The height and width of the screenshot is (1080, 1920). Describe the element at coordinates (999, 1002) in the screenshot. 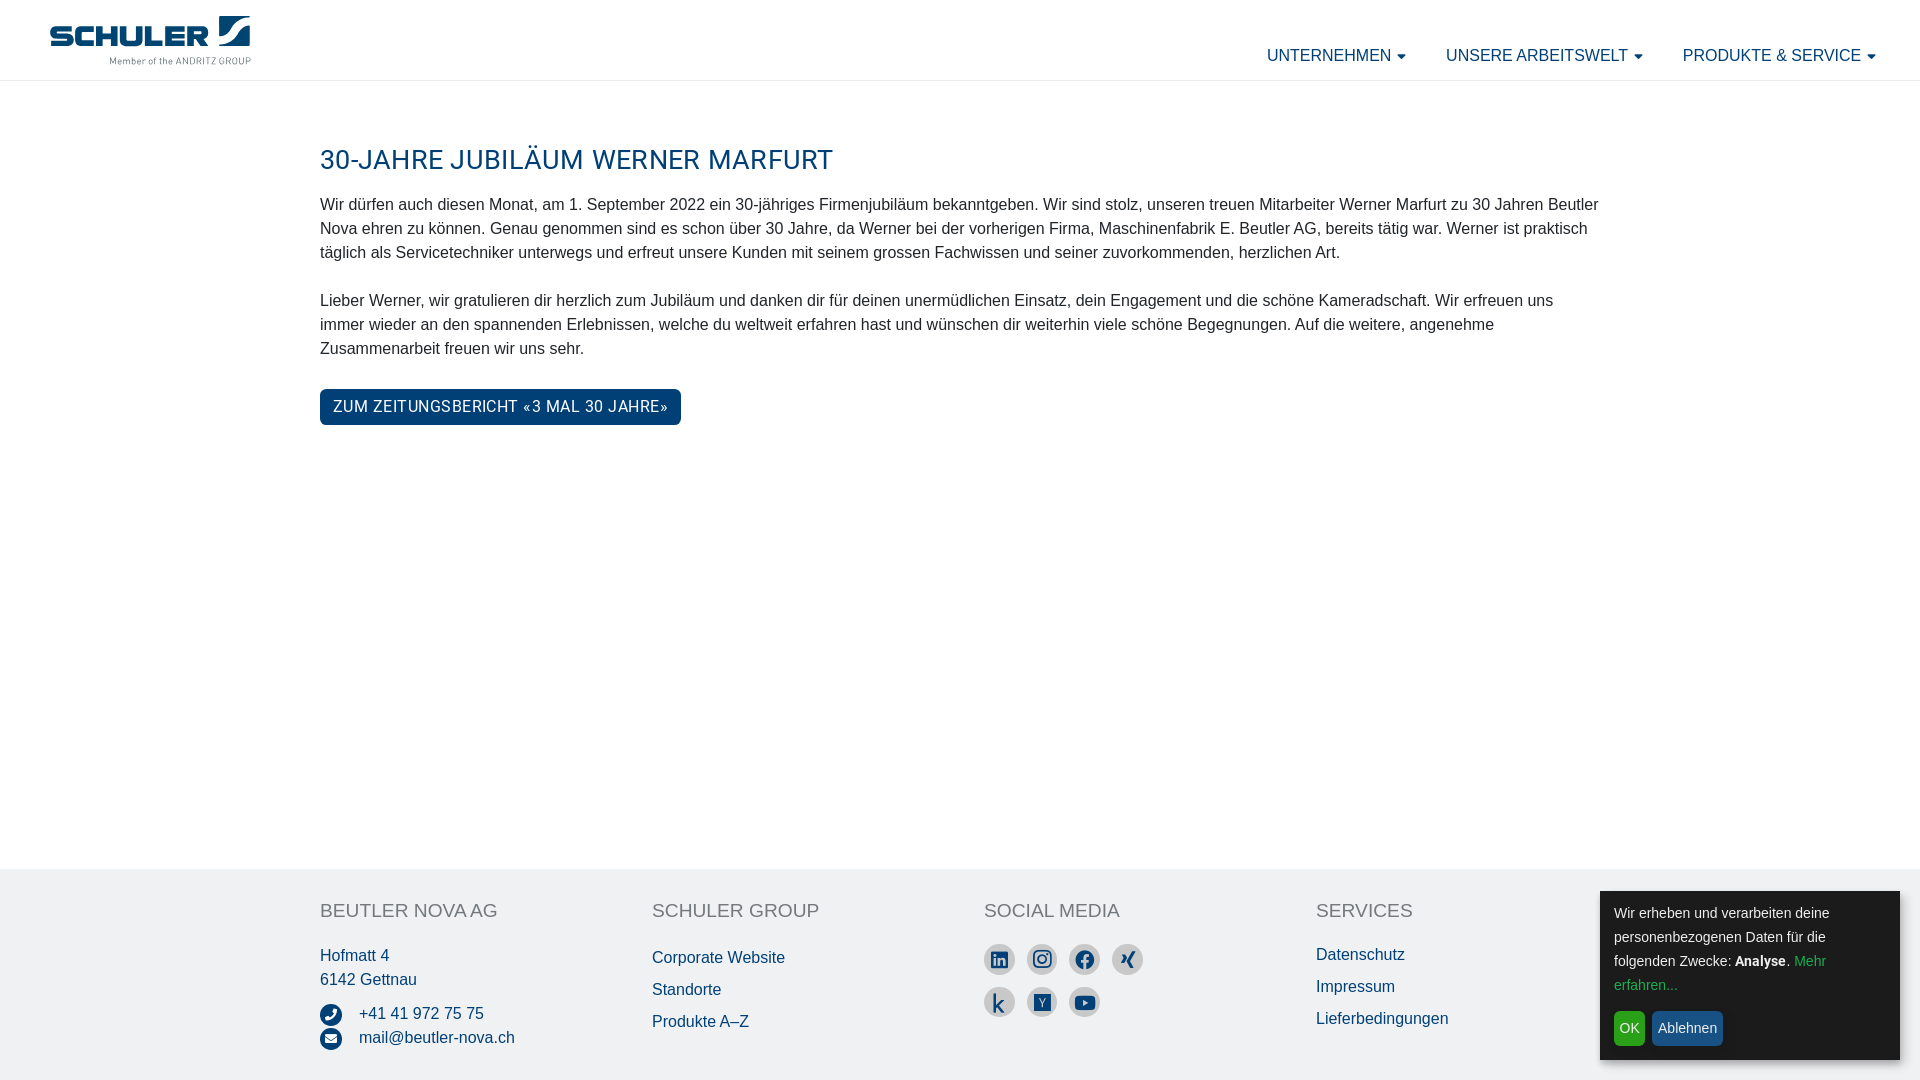

I see `'kununu'` at that location.